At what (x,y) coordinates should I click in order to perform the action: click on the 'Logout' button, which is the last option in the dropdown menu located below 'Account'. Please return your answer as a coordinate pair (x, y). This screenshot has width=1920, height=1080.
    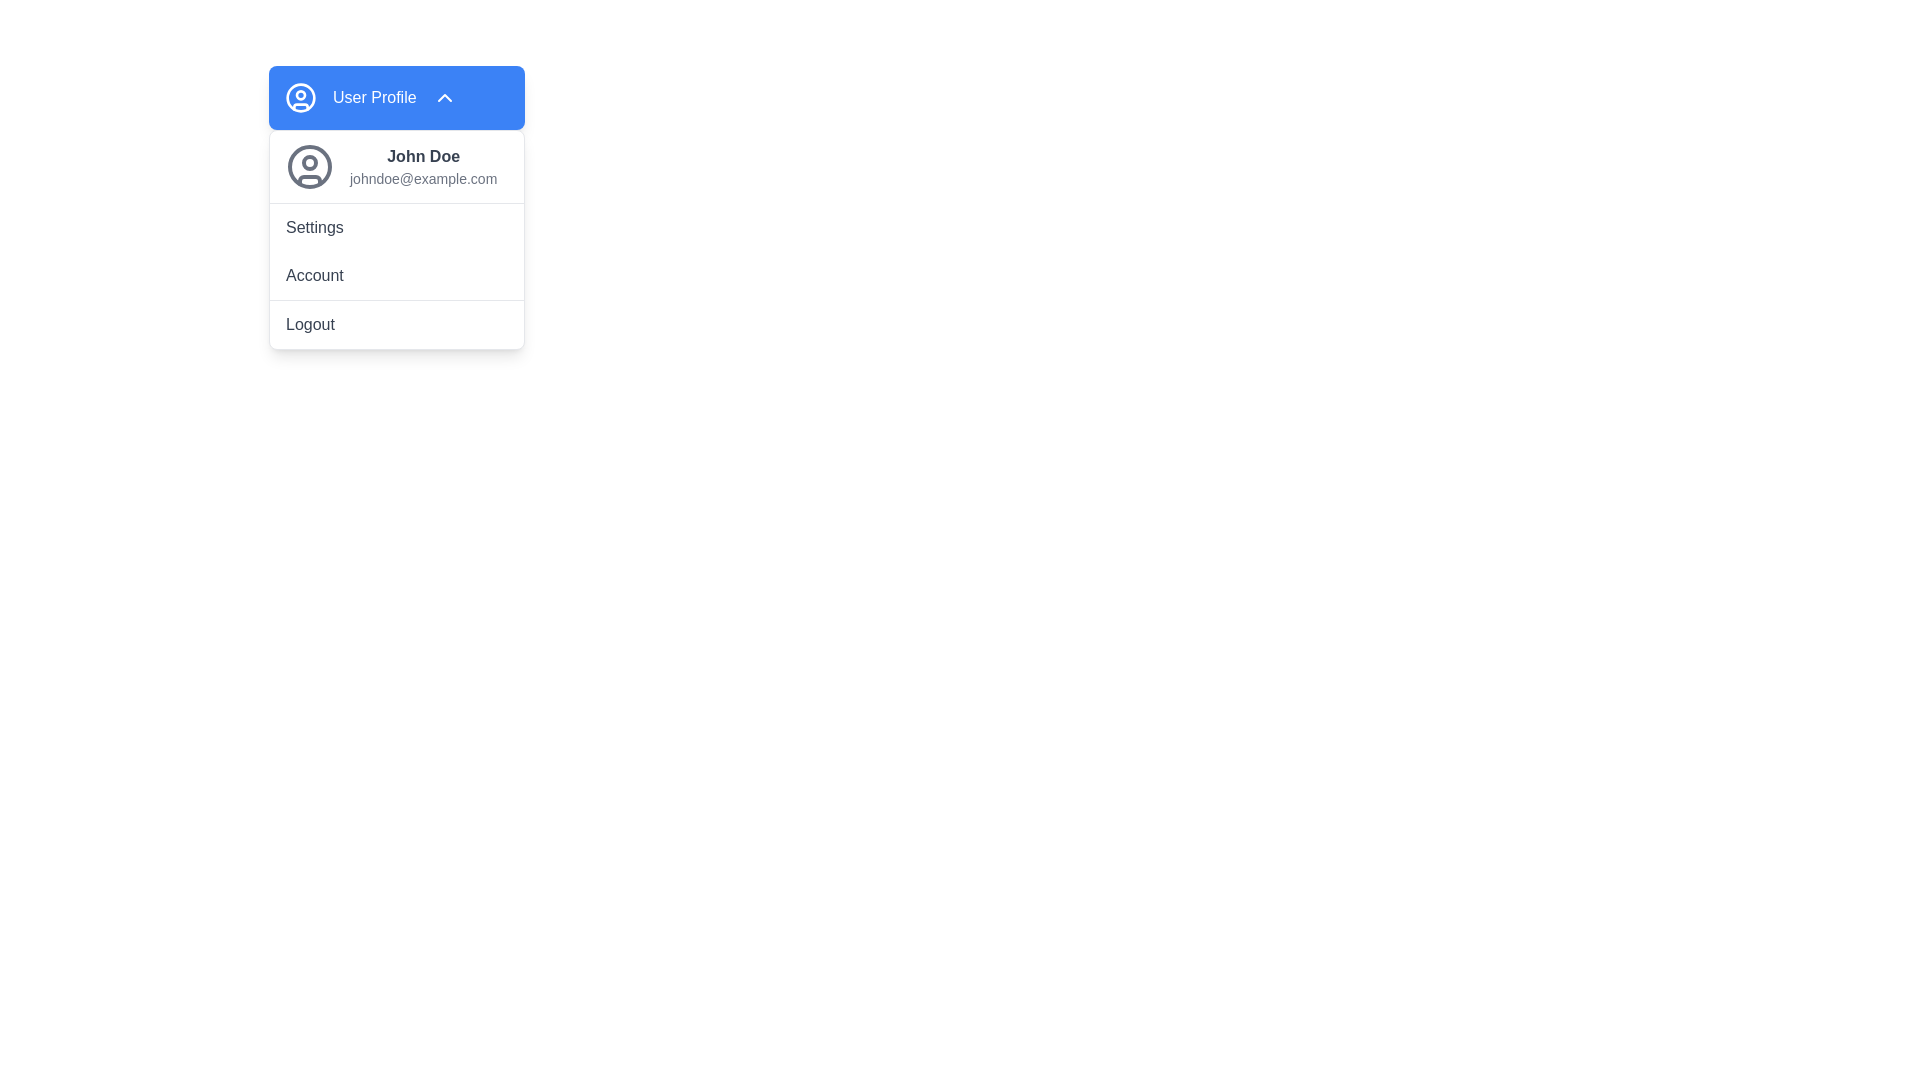
    Looking at the image, I should click on (397, 323).